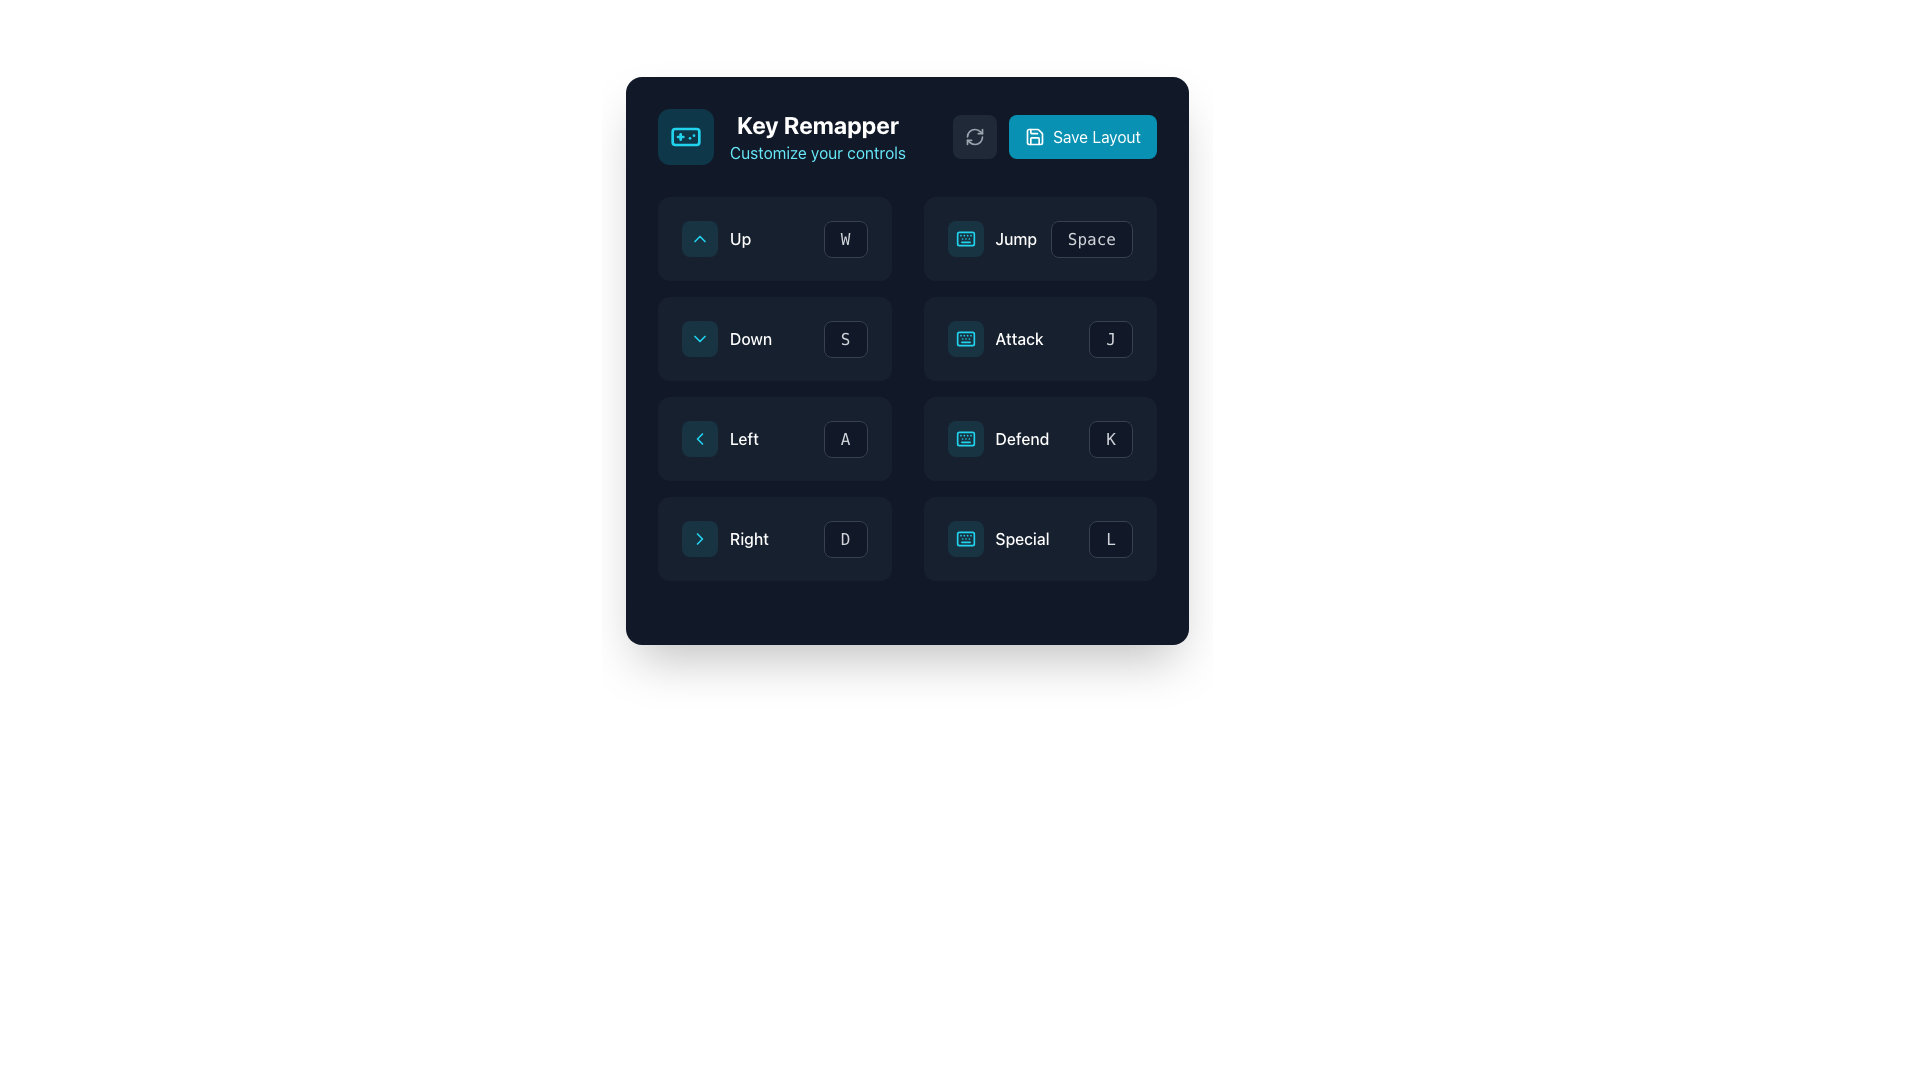 The height and width of the screenshot is (1080, 1920). Describe the element at coordinates (1040, 389) in the screenshot. I see `the control mappings list element in the right column that shows actions like 'Jump', 'Attack', 'Defend', and 'Special'` at that location.